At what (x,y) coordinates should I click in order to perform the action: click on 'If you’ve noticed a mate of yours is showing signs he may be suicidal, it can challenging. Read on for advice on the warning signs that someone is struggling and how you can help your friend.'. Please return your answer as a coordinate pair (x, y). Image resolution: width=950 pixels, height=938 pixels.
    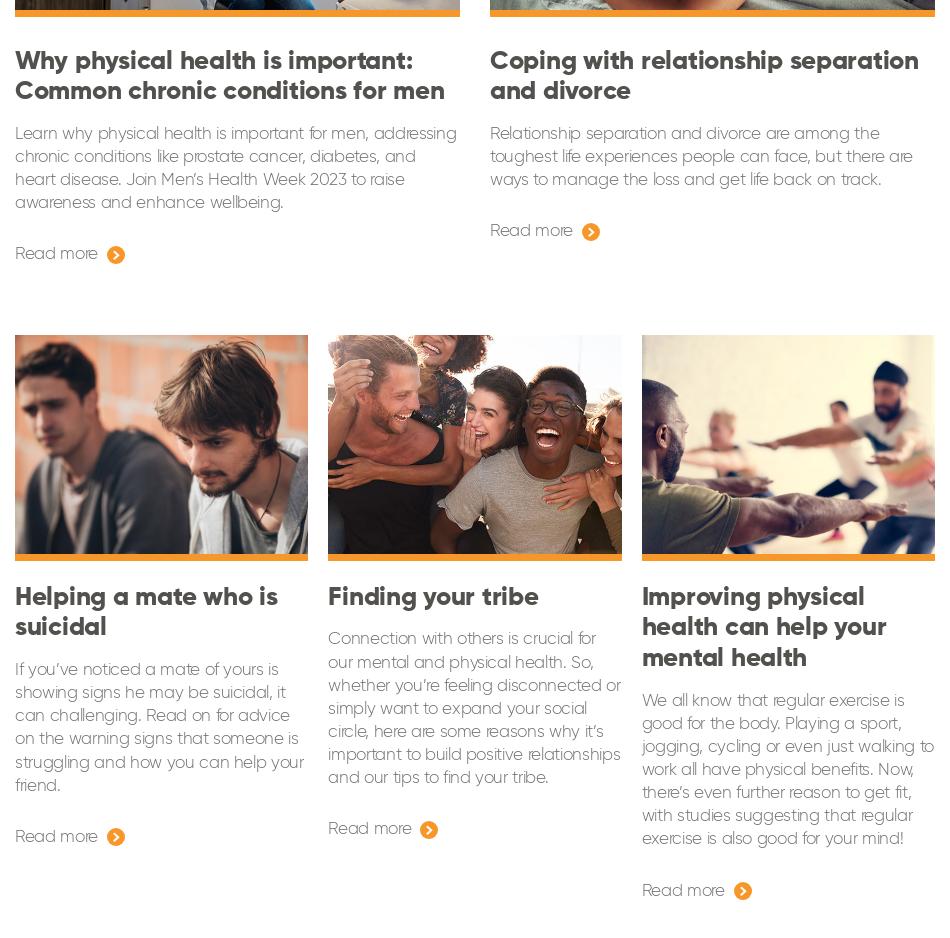
    Looking at the image, I should click on (15, 726).